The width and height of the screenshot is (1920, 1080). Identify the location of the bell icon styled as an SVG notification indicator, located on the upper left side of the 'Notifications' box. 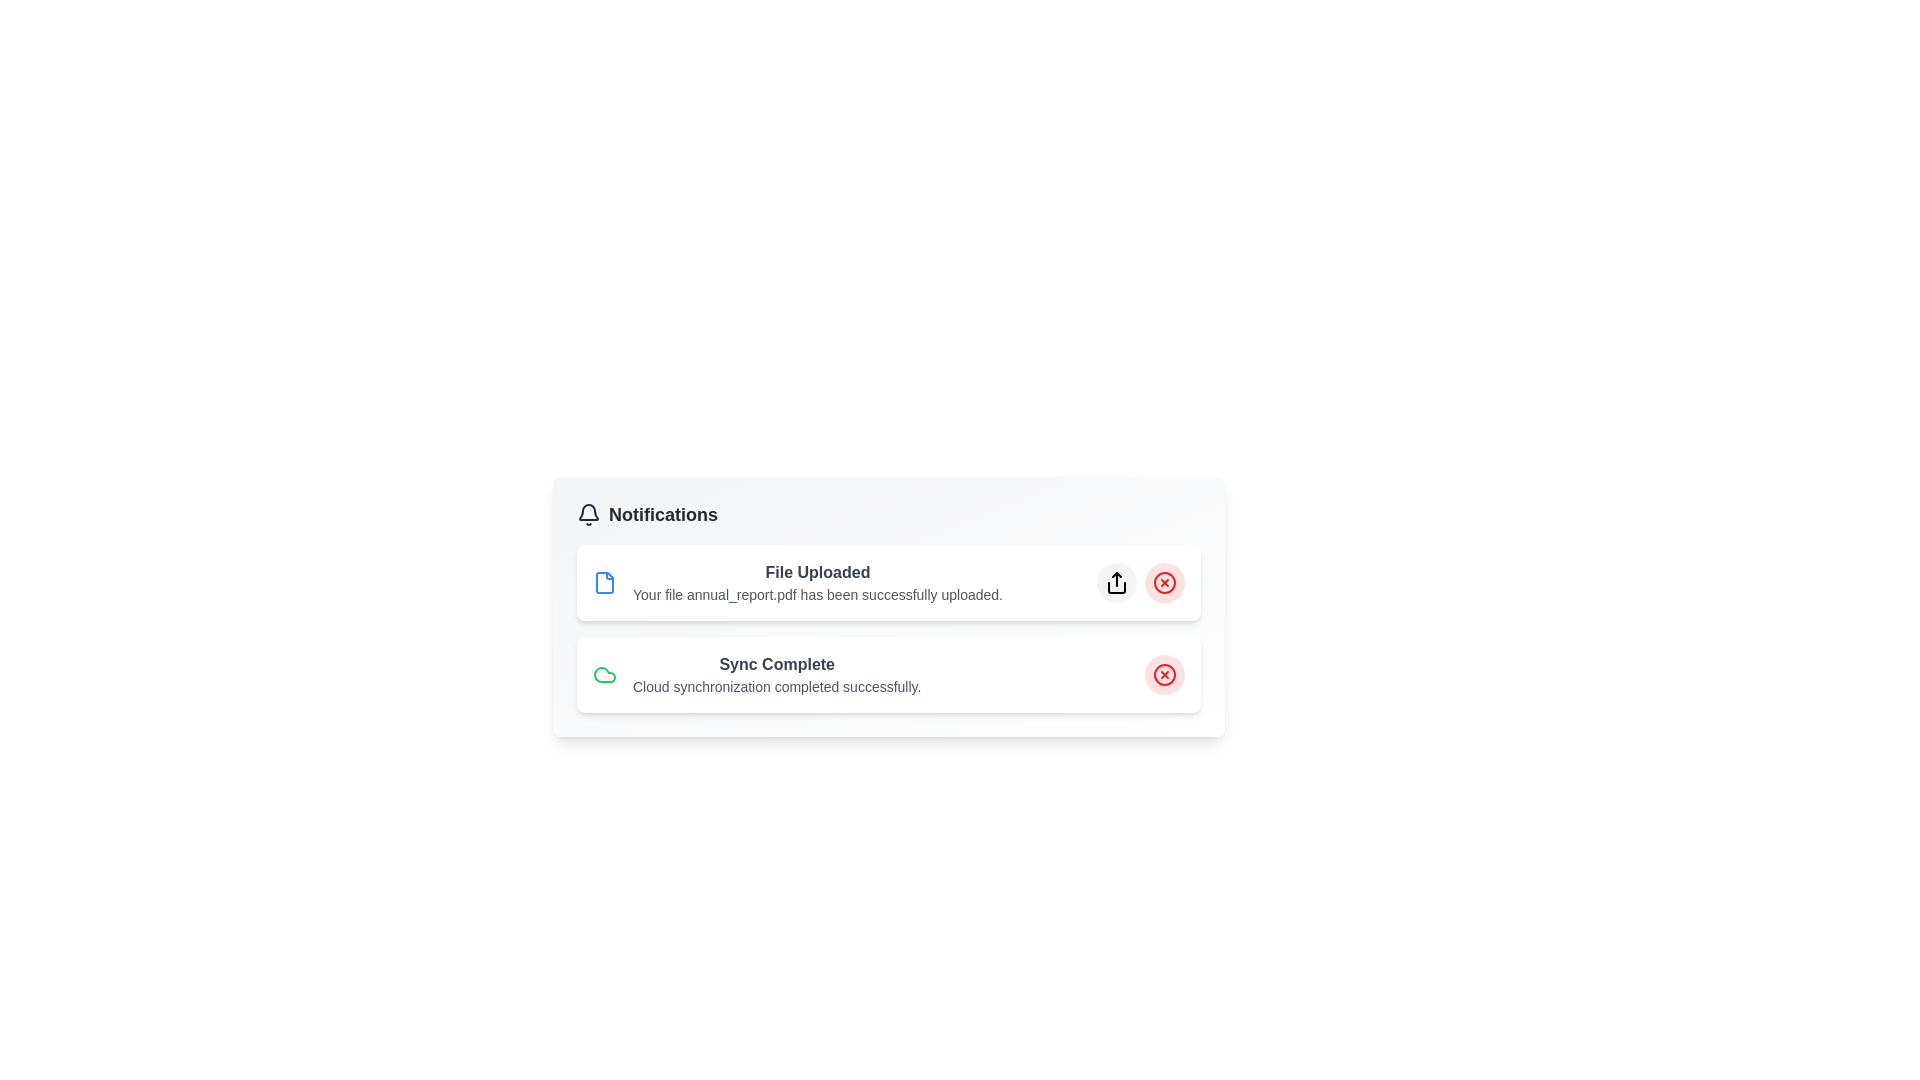
(588, 514).